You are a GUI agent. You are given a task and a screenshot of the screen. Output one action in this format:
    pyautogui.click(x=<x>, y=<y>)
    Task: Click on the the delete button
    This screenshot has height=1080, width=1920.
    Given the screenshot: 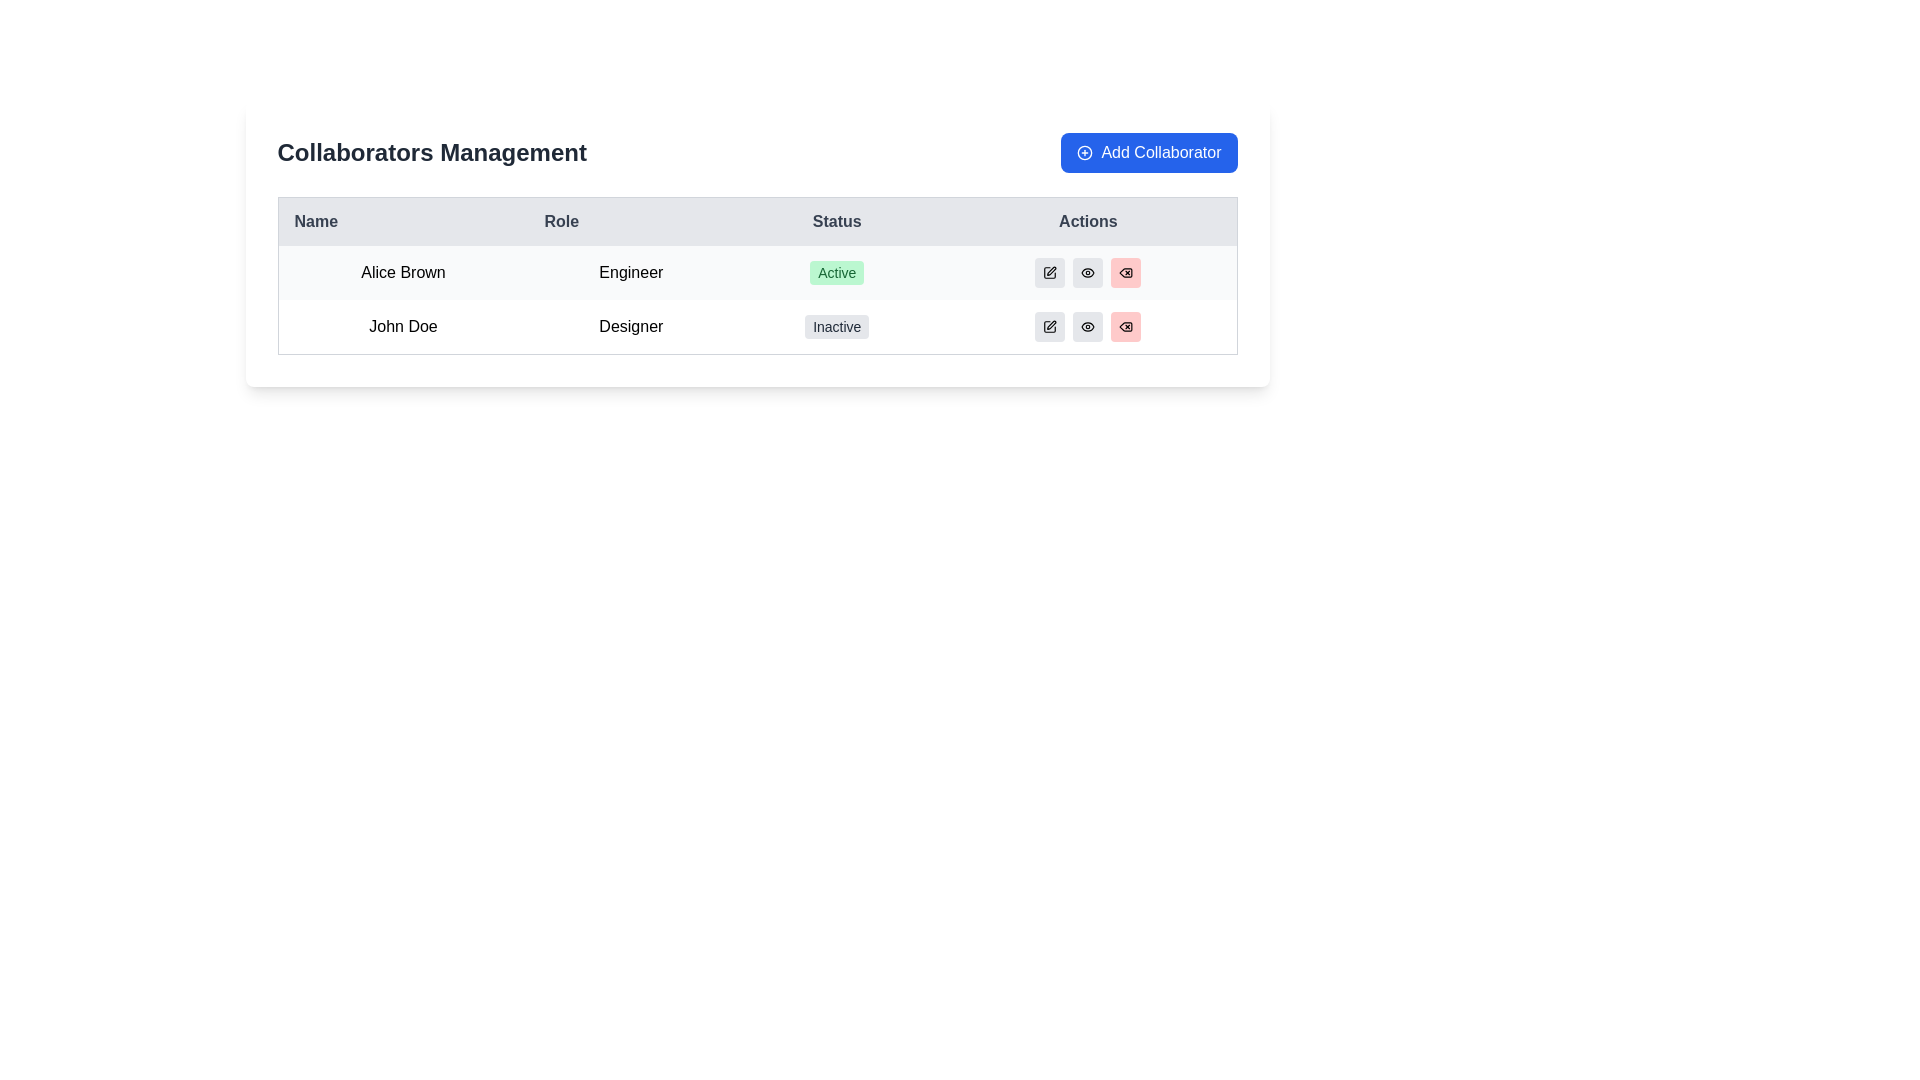 What is the action you would take?
    pyautogui.click(x=1126, y=326)
    